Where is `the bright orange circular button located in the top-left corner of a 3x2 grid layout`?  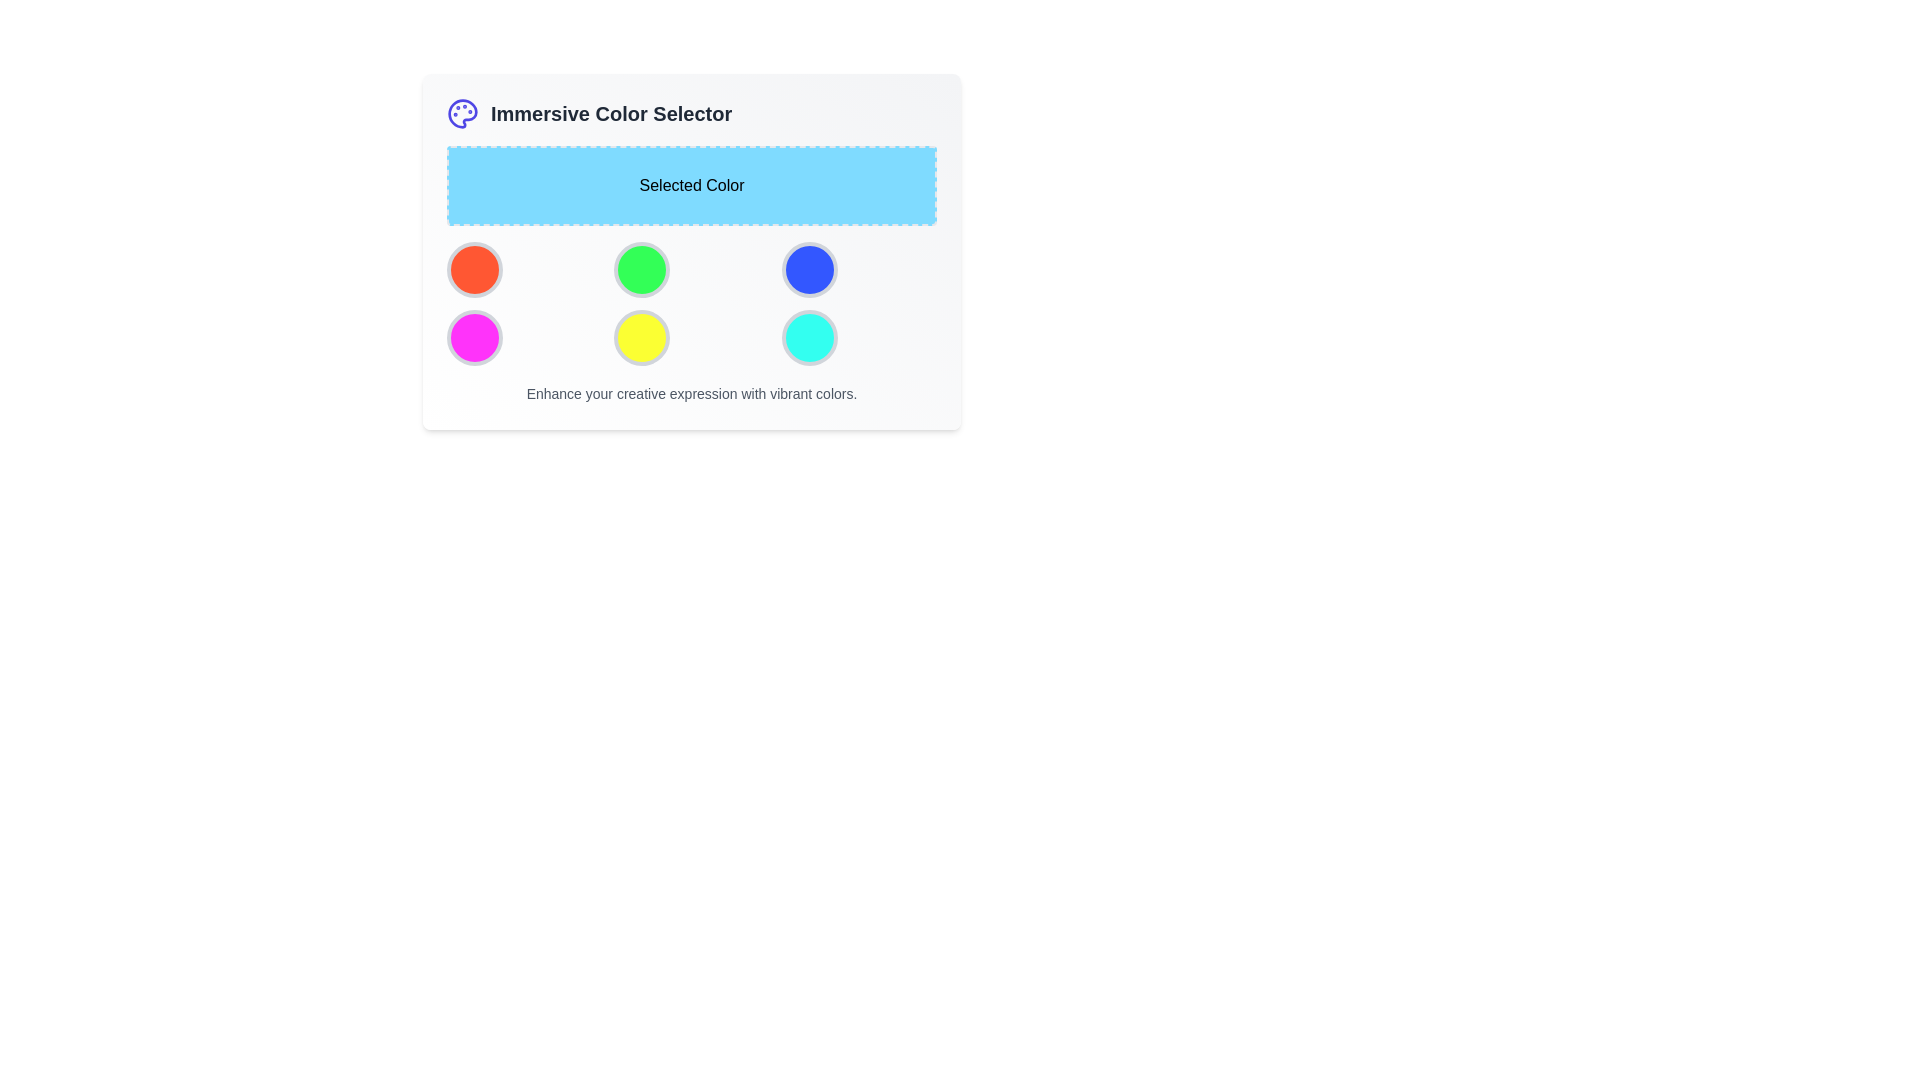 the bright orange circular button located in the top-left corner of a 3x2 grid layout is located at coordinates (474, 270).